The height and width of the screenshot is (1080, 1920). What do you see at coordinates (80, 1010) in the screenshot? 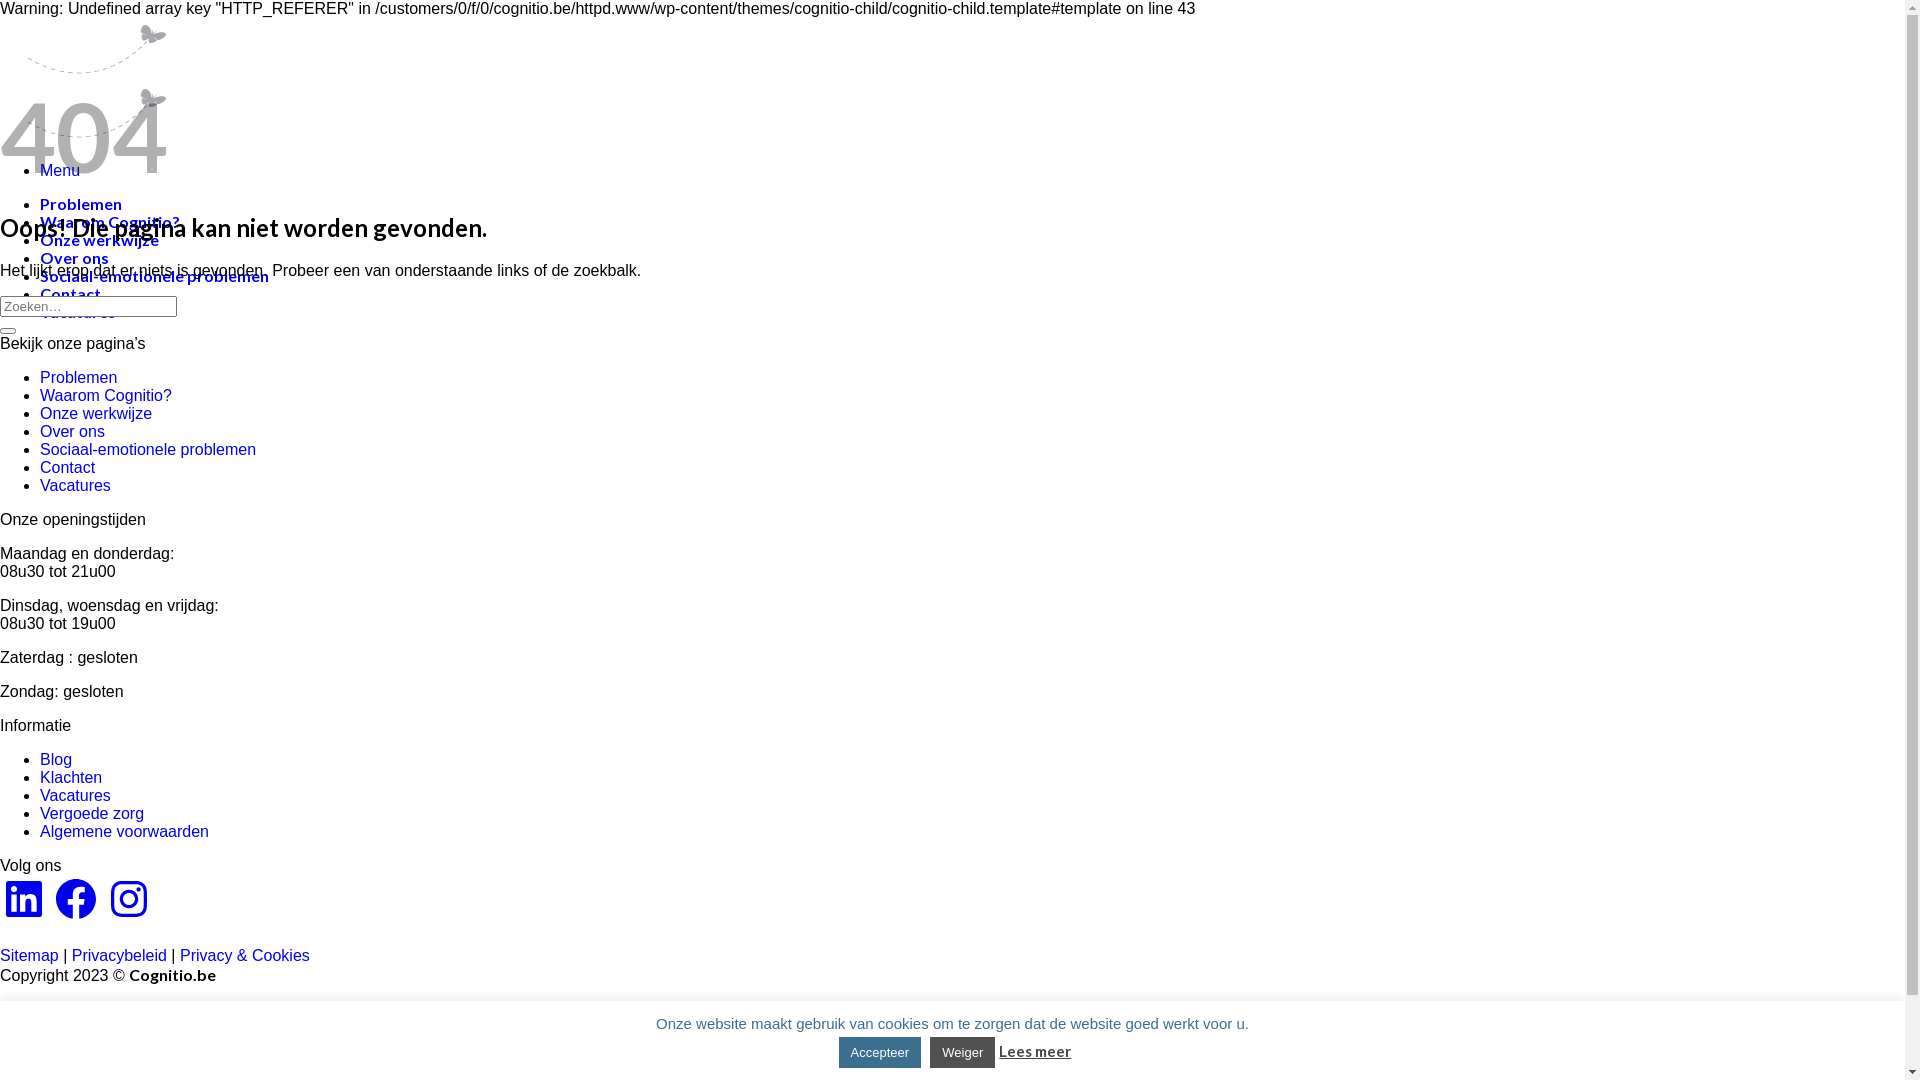
I see `'Problemen'` at bounding box center [80, 1010].